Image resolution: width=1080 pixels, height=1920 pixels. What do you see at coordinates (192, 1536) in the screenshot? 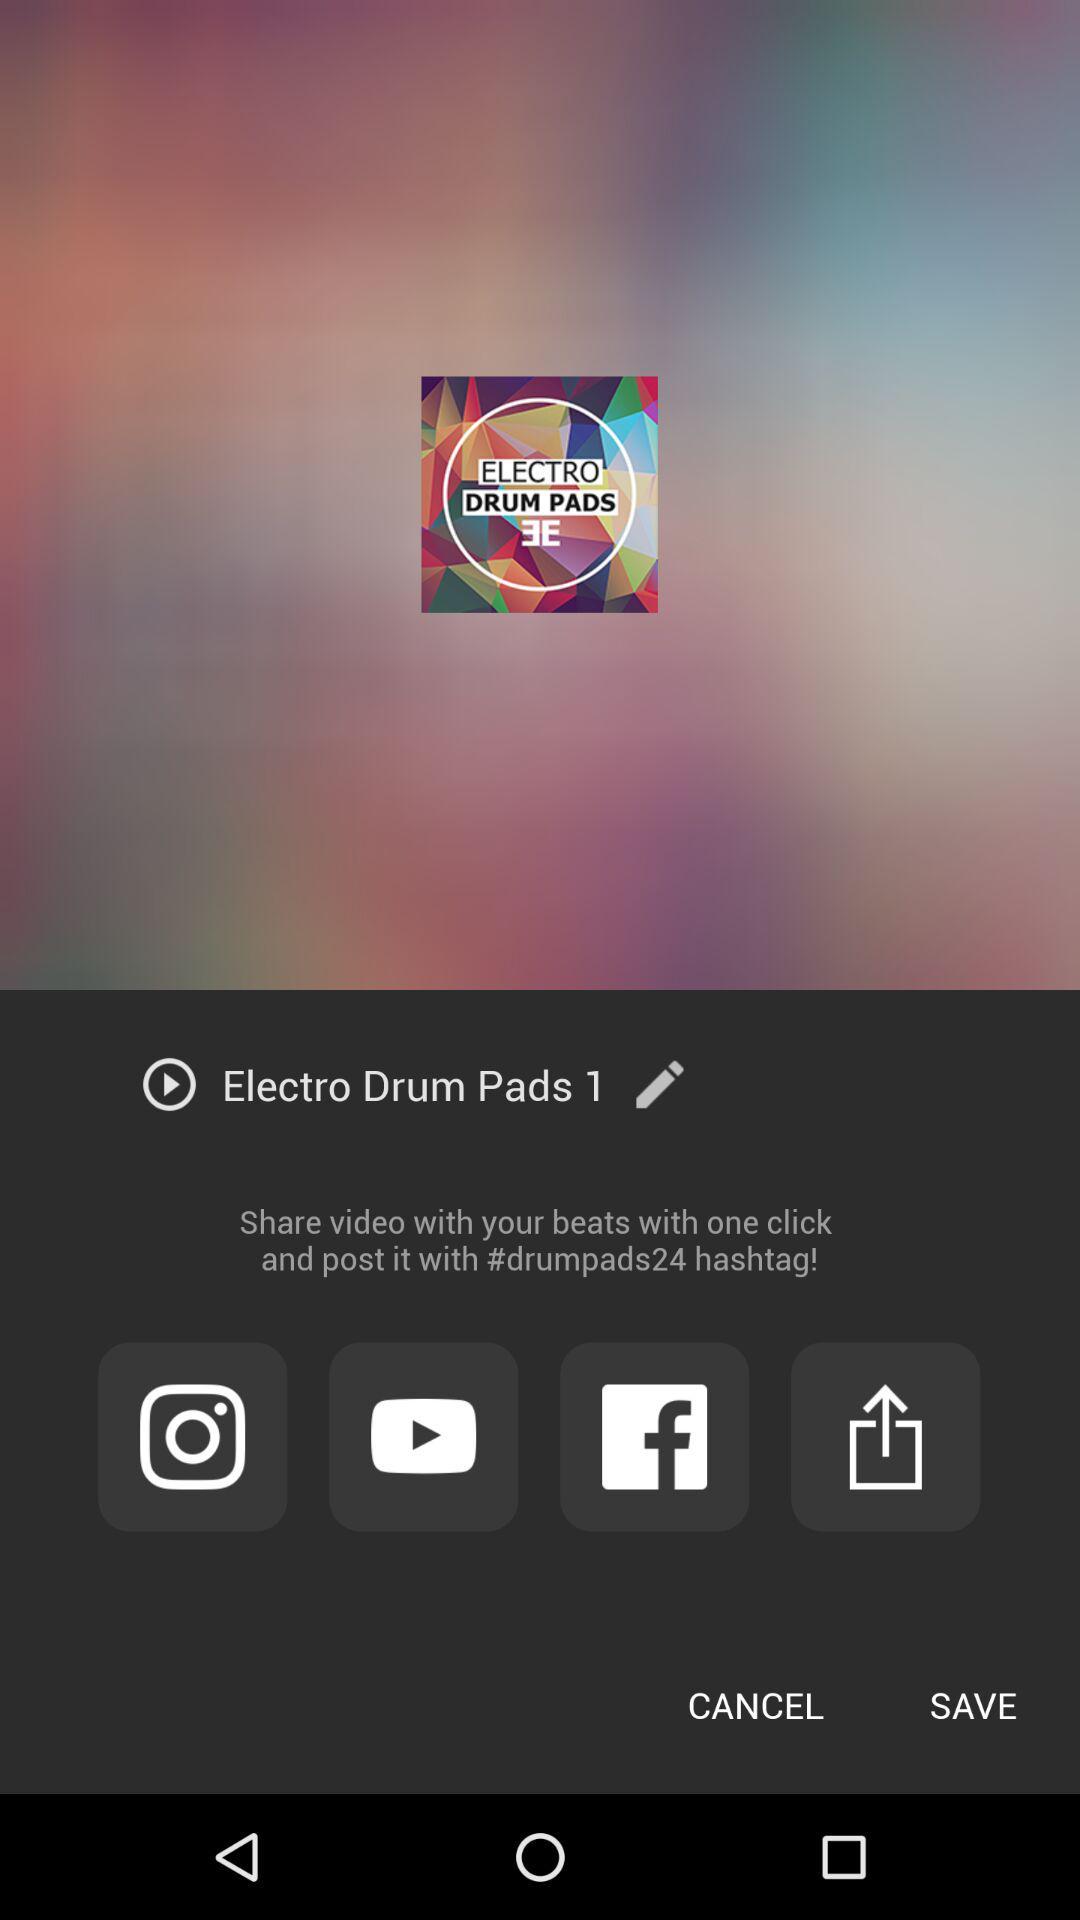
I see `the photo icon` at bounding box center [192, 1536].